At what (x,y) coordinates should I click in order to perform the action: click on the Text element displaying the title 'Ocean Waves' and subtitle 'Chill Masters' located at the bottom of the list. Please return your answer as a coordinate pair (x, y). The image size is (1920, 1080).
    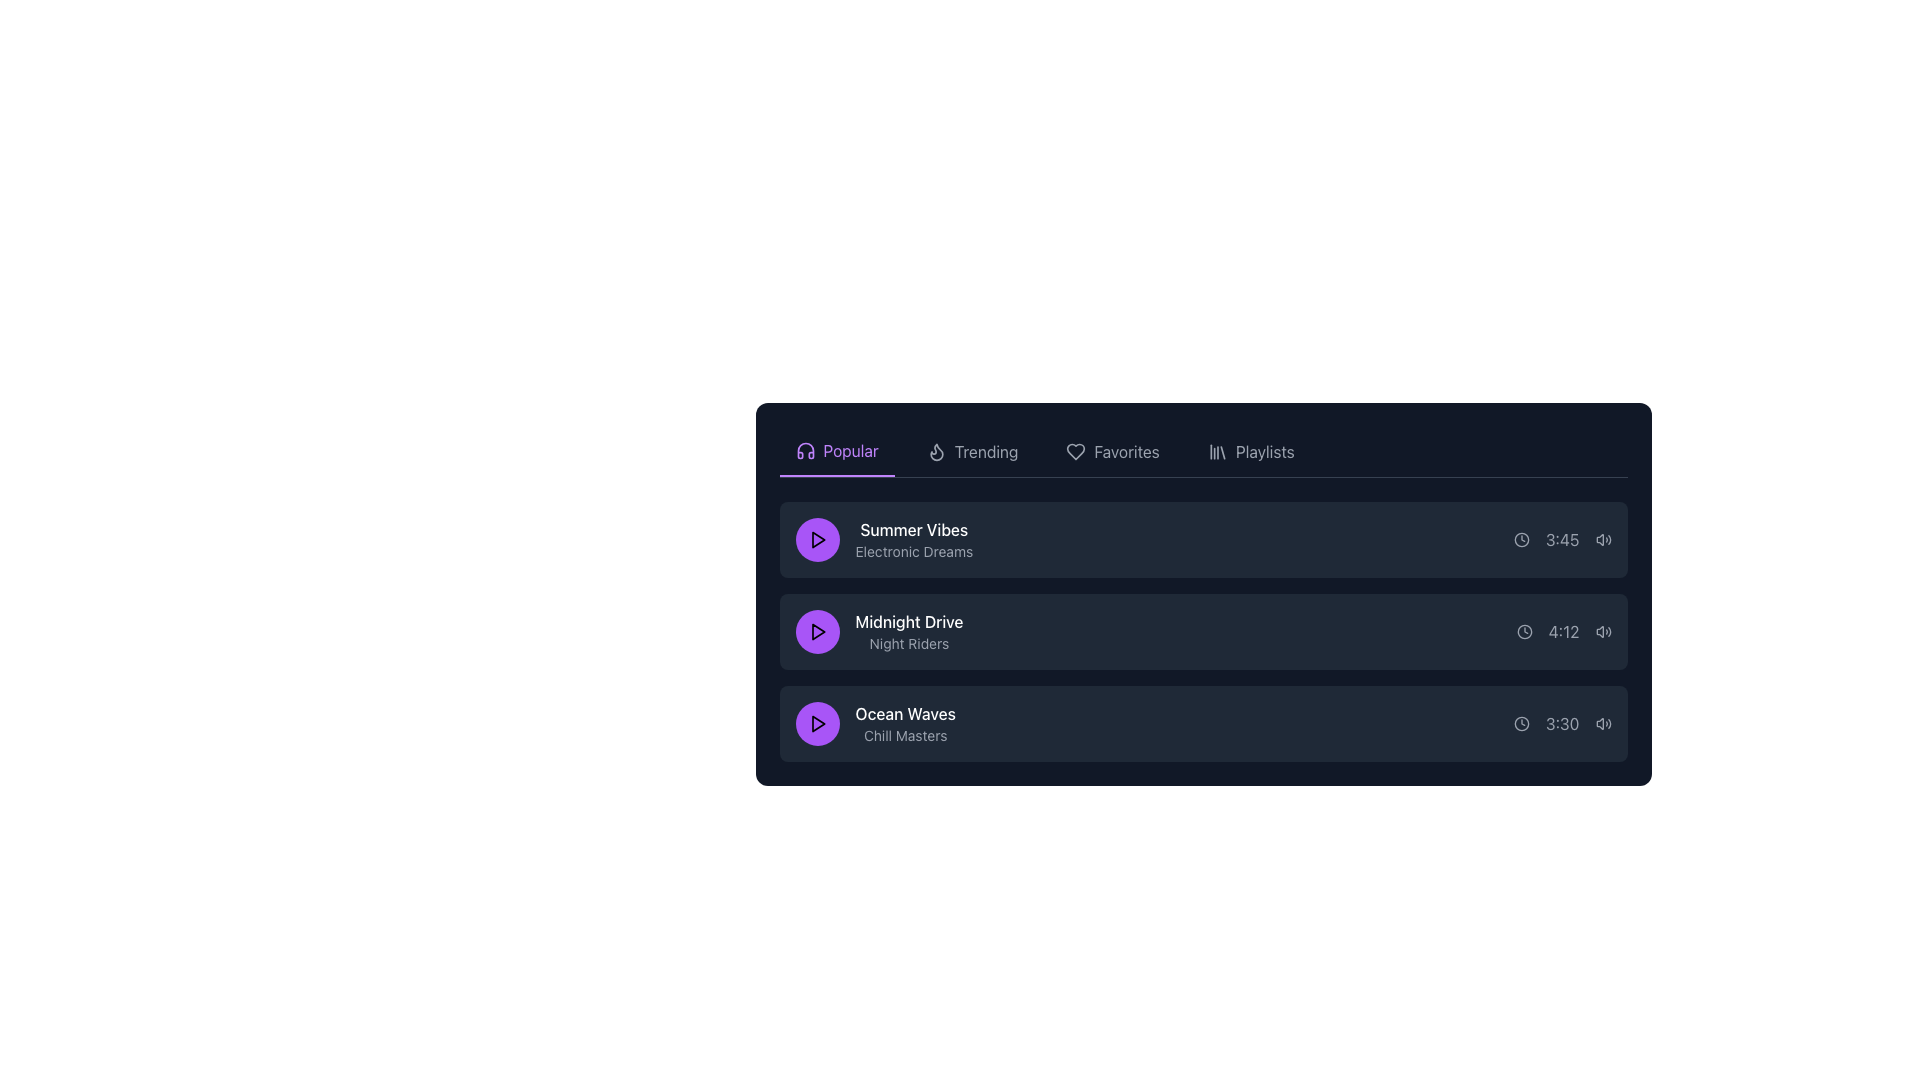
    Looking at the image, I should click on (904, 724).